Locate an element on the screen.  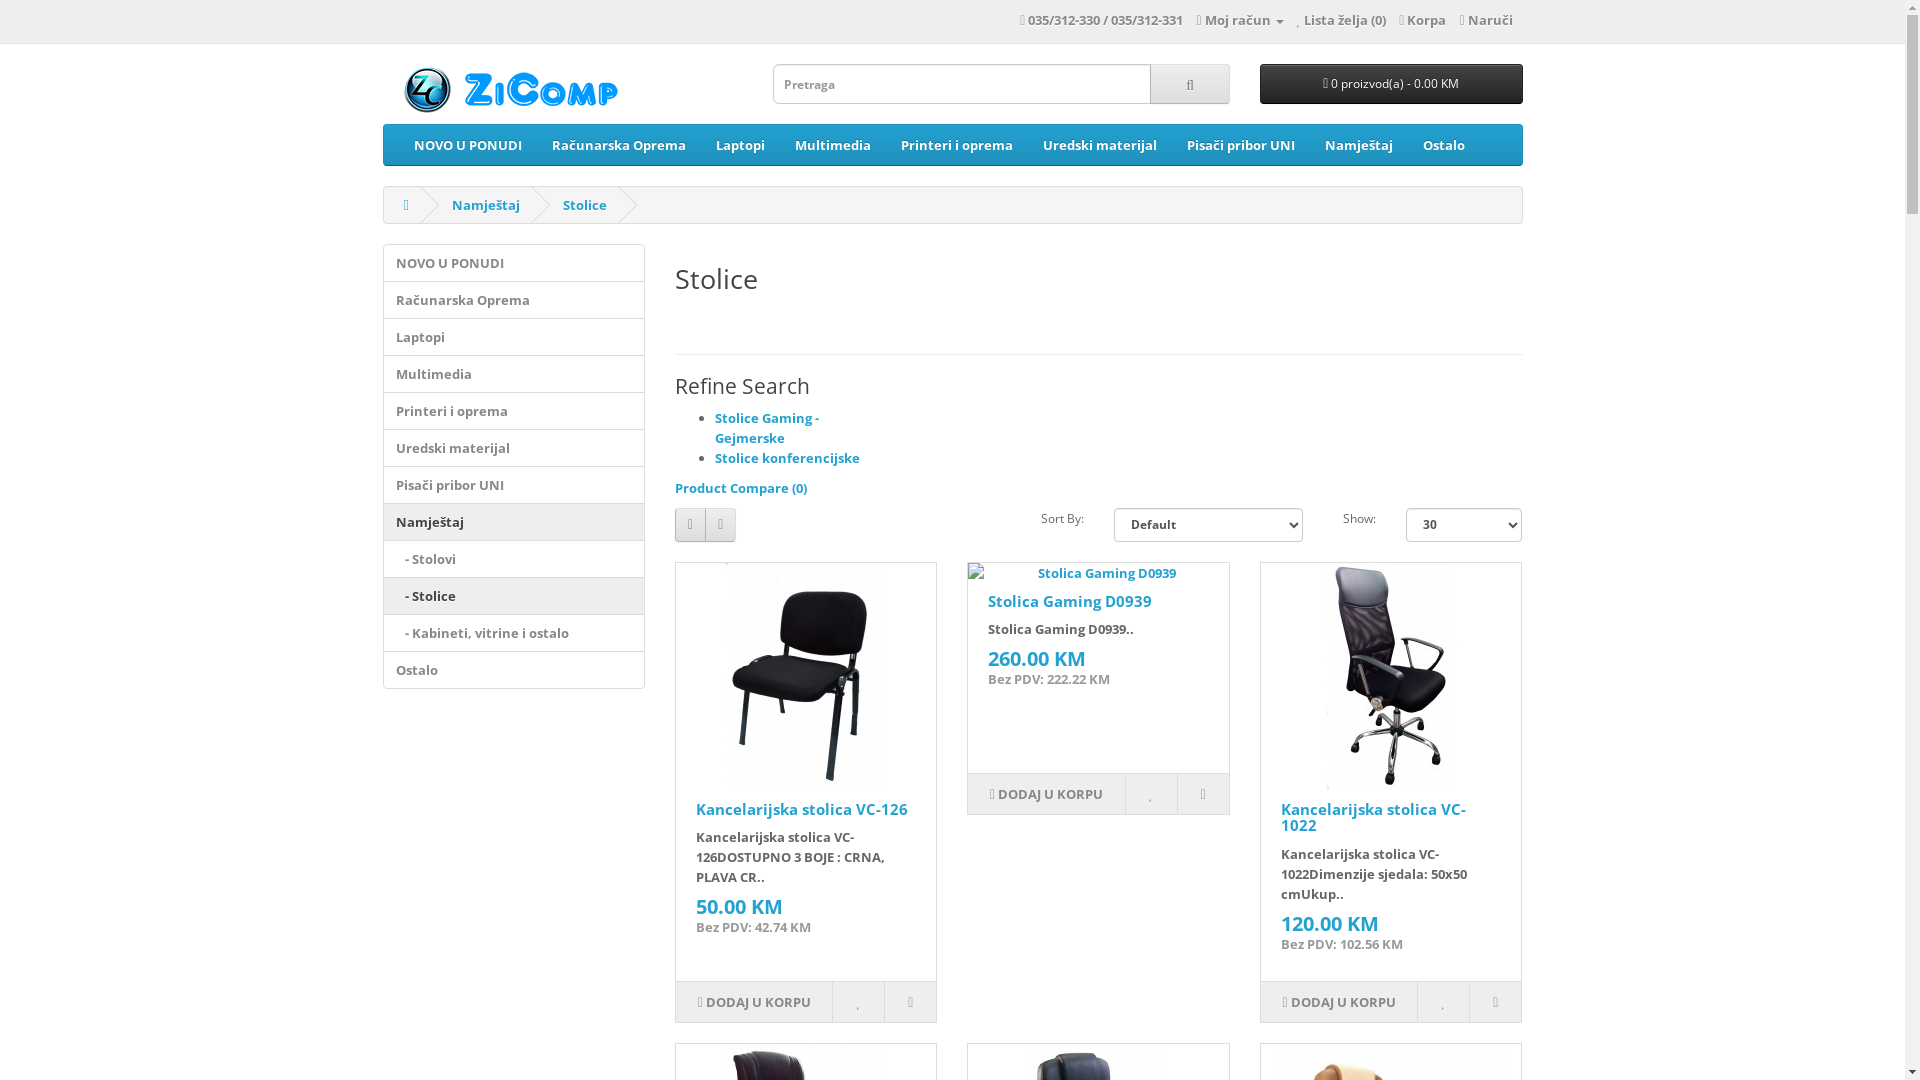
'Korpa' is located at coordinates (1397, 19).